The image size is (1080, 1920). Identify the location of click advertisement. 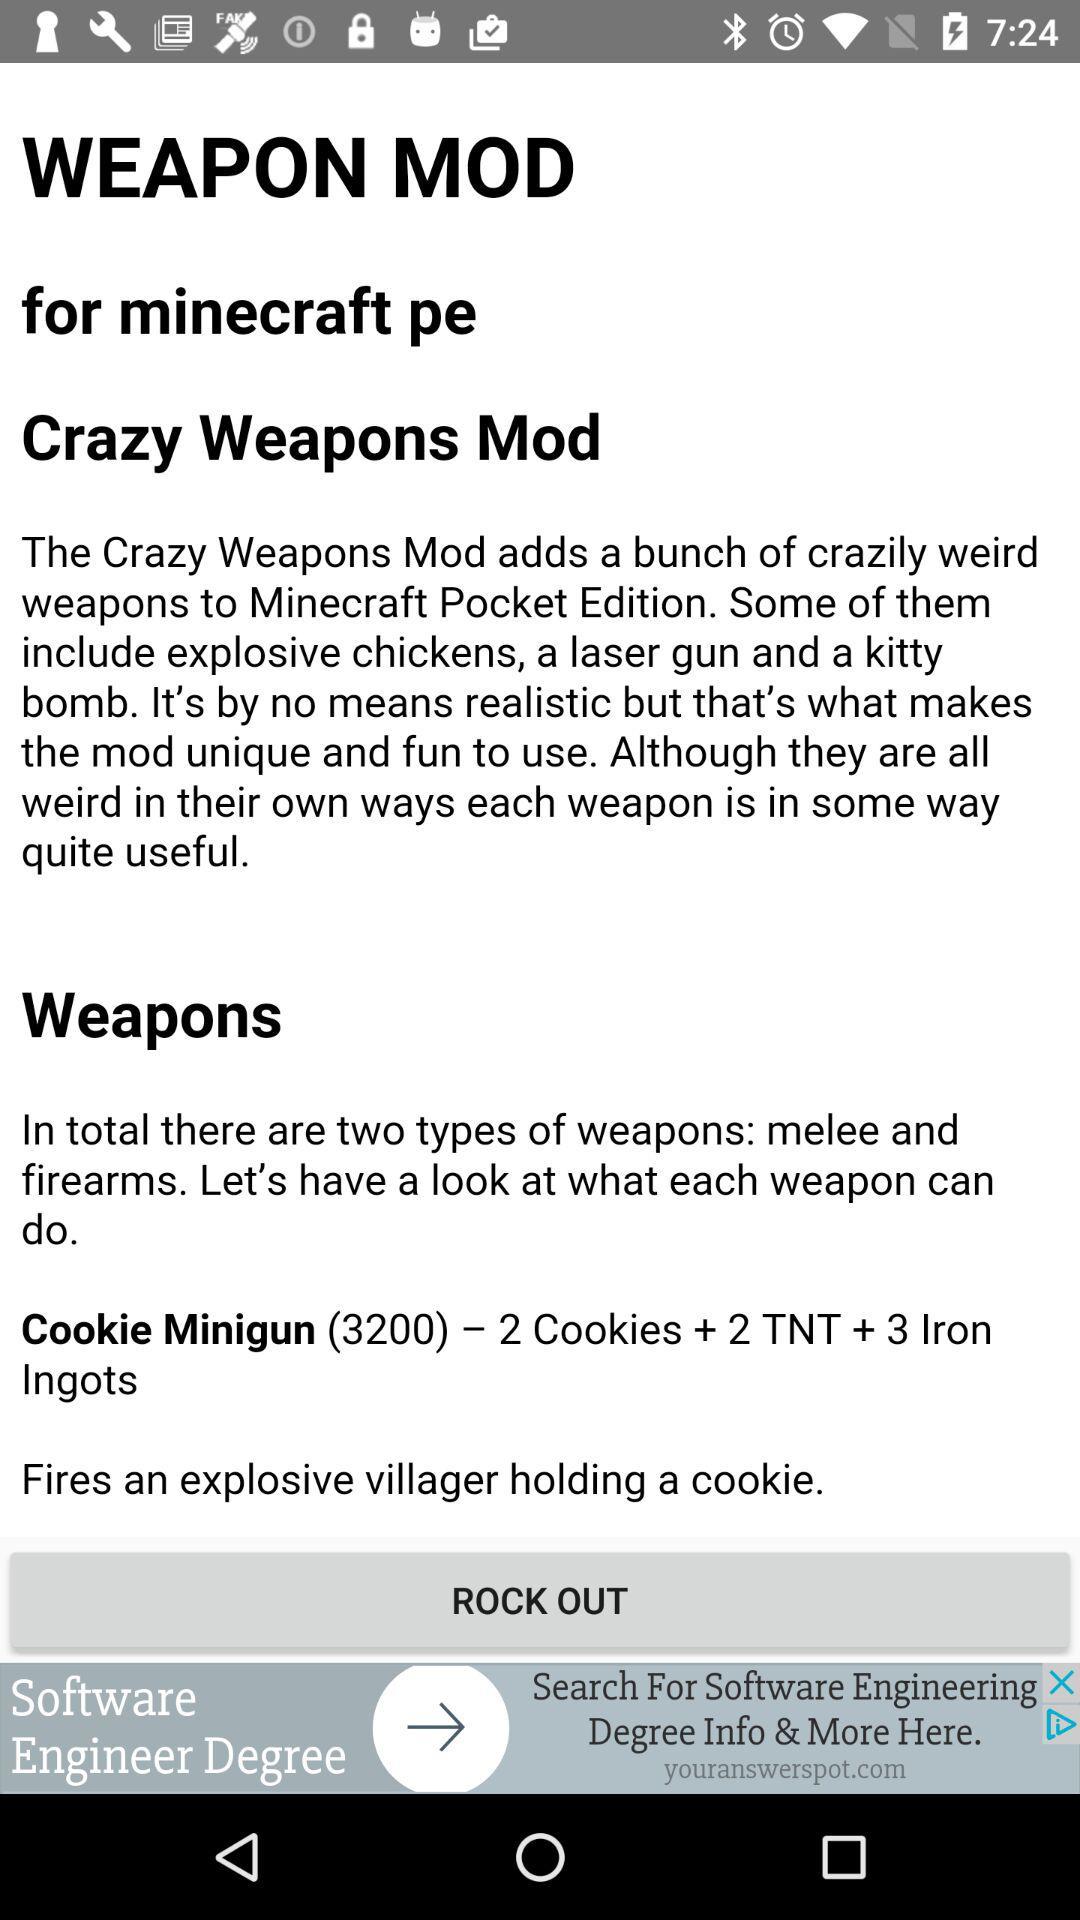
(540, 1727).